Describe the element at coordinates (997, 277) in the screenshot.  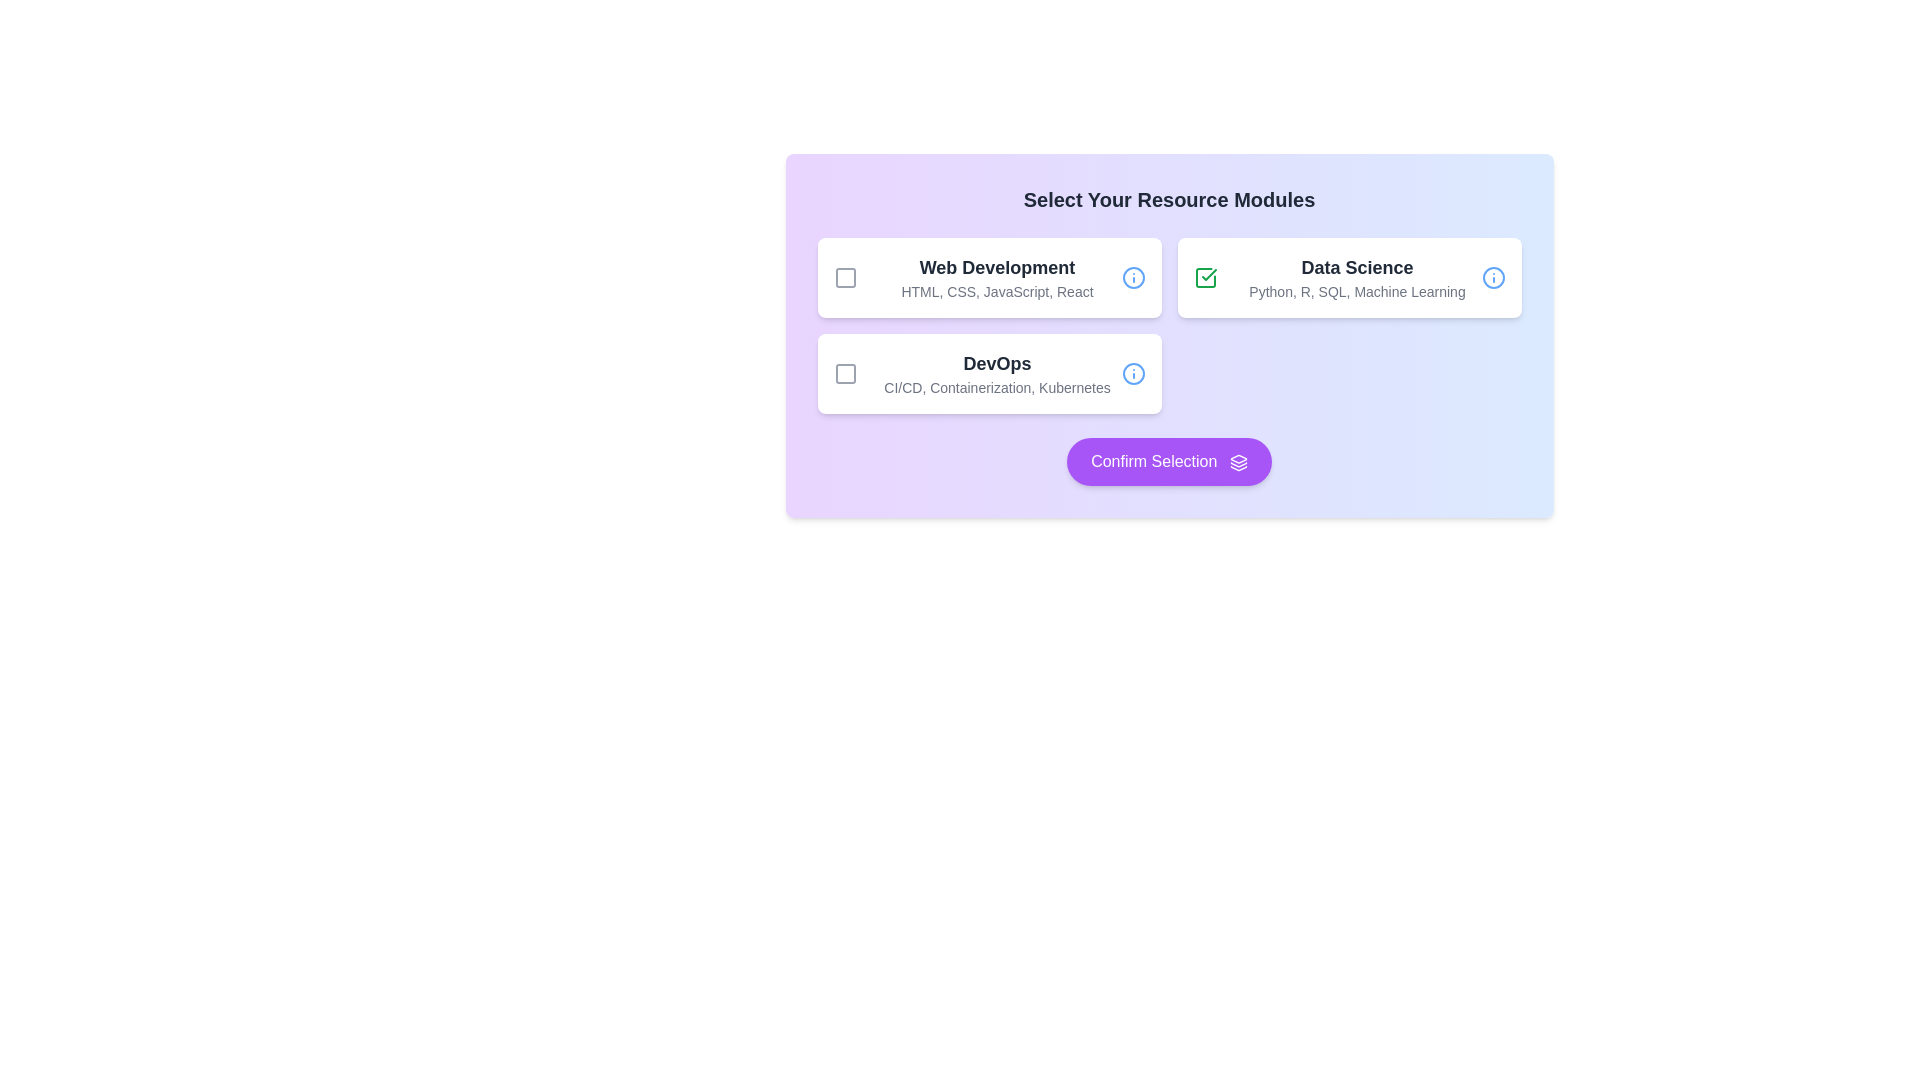
I see `the Descriptive Text Block for the 'Web Development' resource module, which is part of a horizontally aligned layout of selectable modules under 'Select Your Resource Modules.'` at that location.